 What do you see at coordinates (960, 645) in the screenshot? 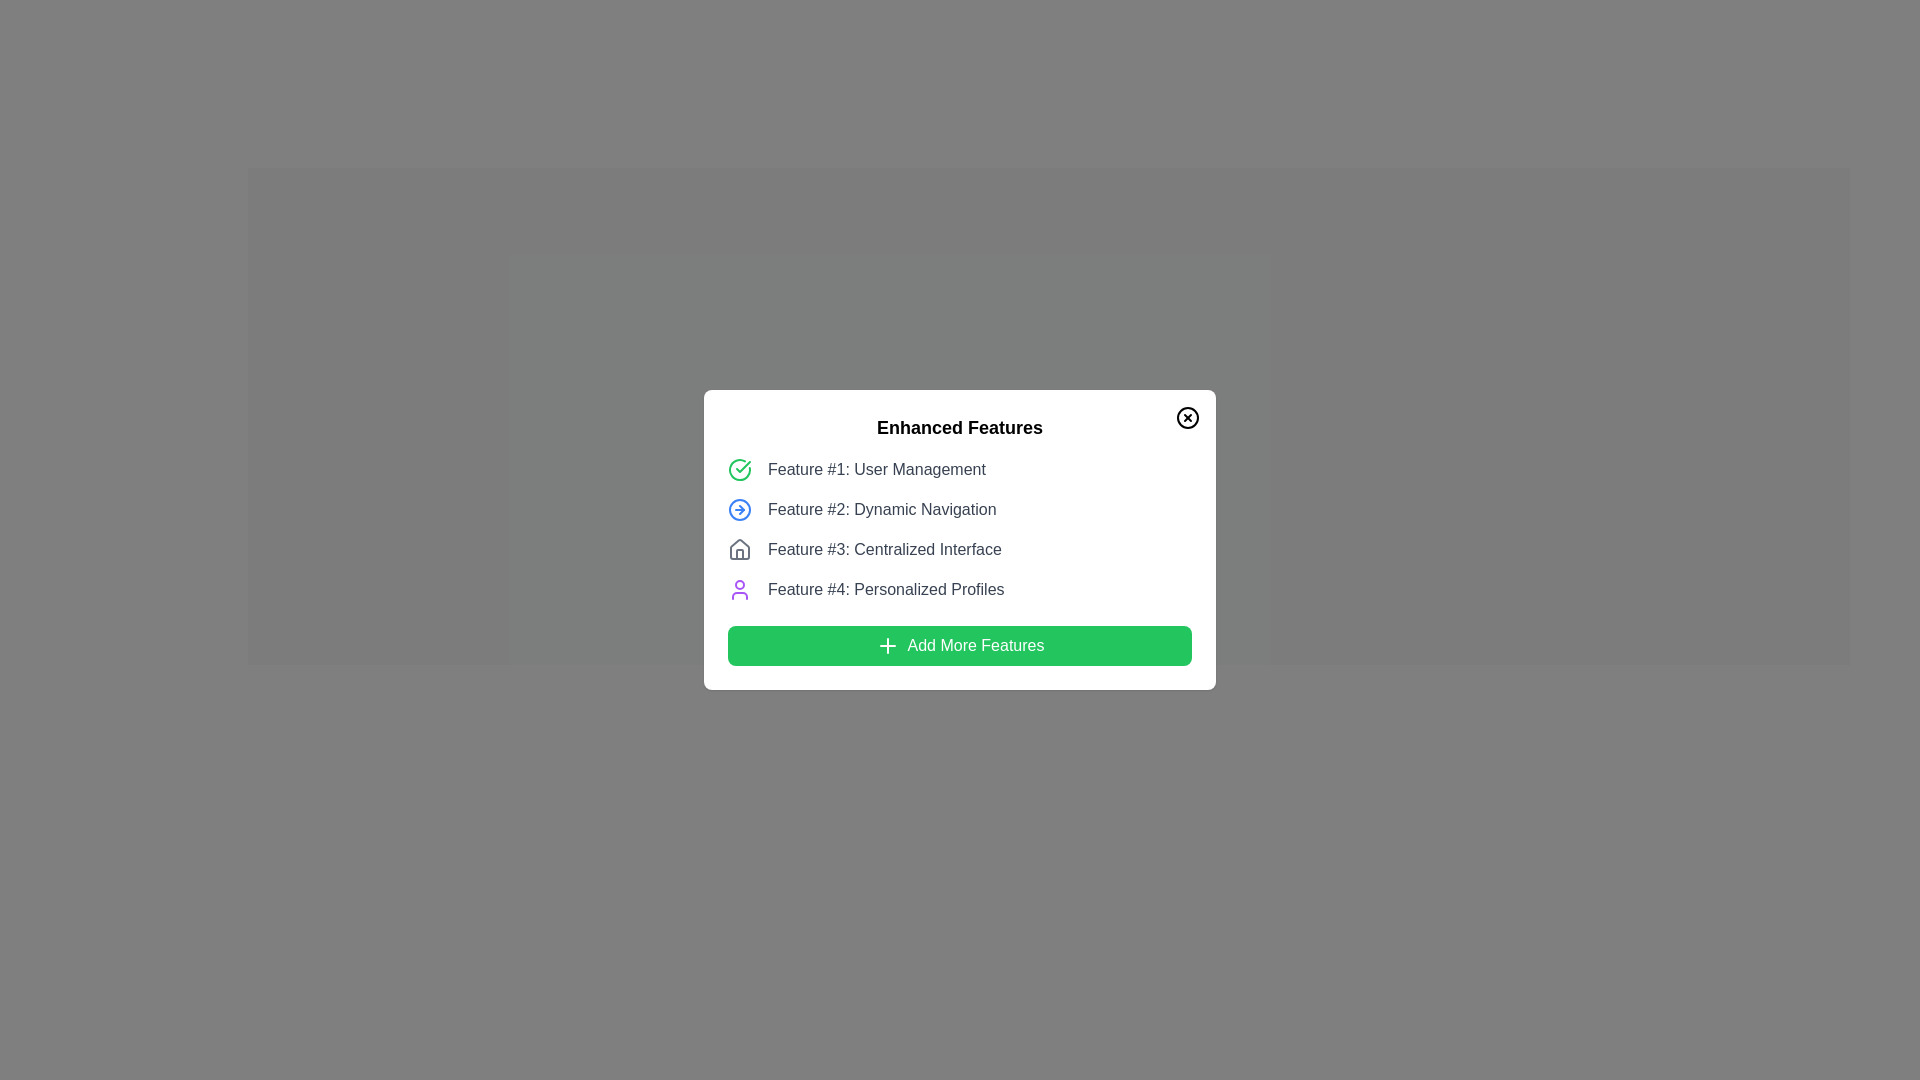
I see `the wide, green-colored button labeled 'Add More Features' with a '+' icon, located at the bottom of the 'Enhanced Features' dialog box` at bounding box center [960, 645].